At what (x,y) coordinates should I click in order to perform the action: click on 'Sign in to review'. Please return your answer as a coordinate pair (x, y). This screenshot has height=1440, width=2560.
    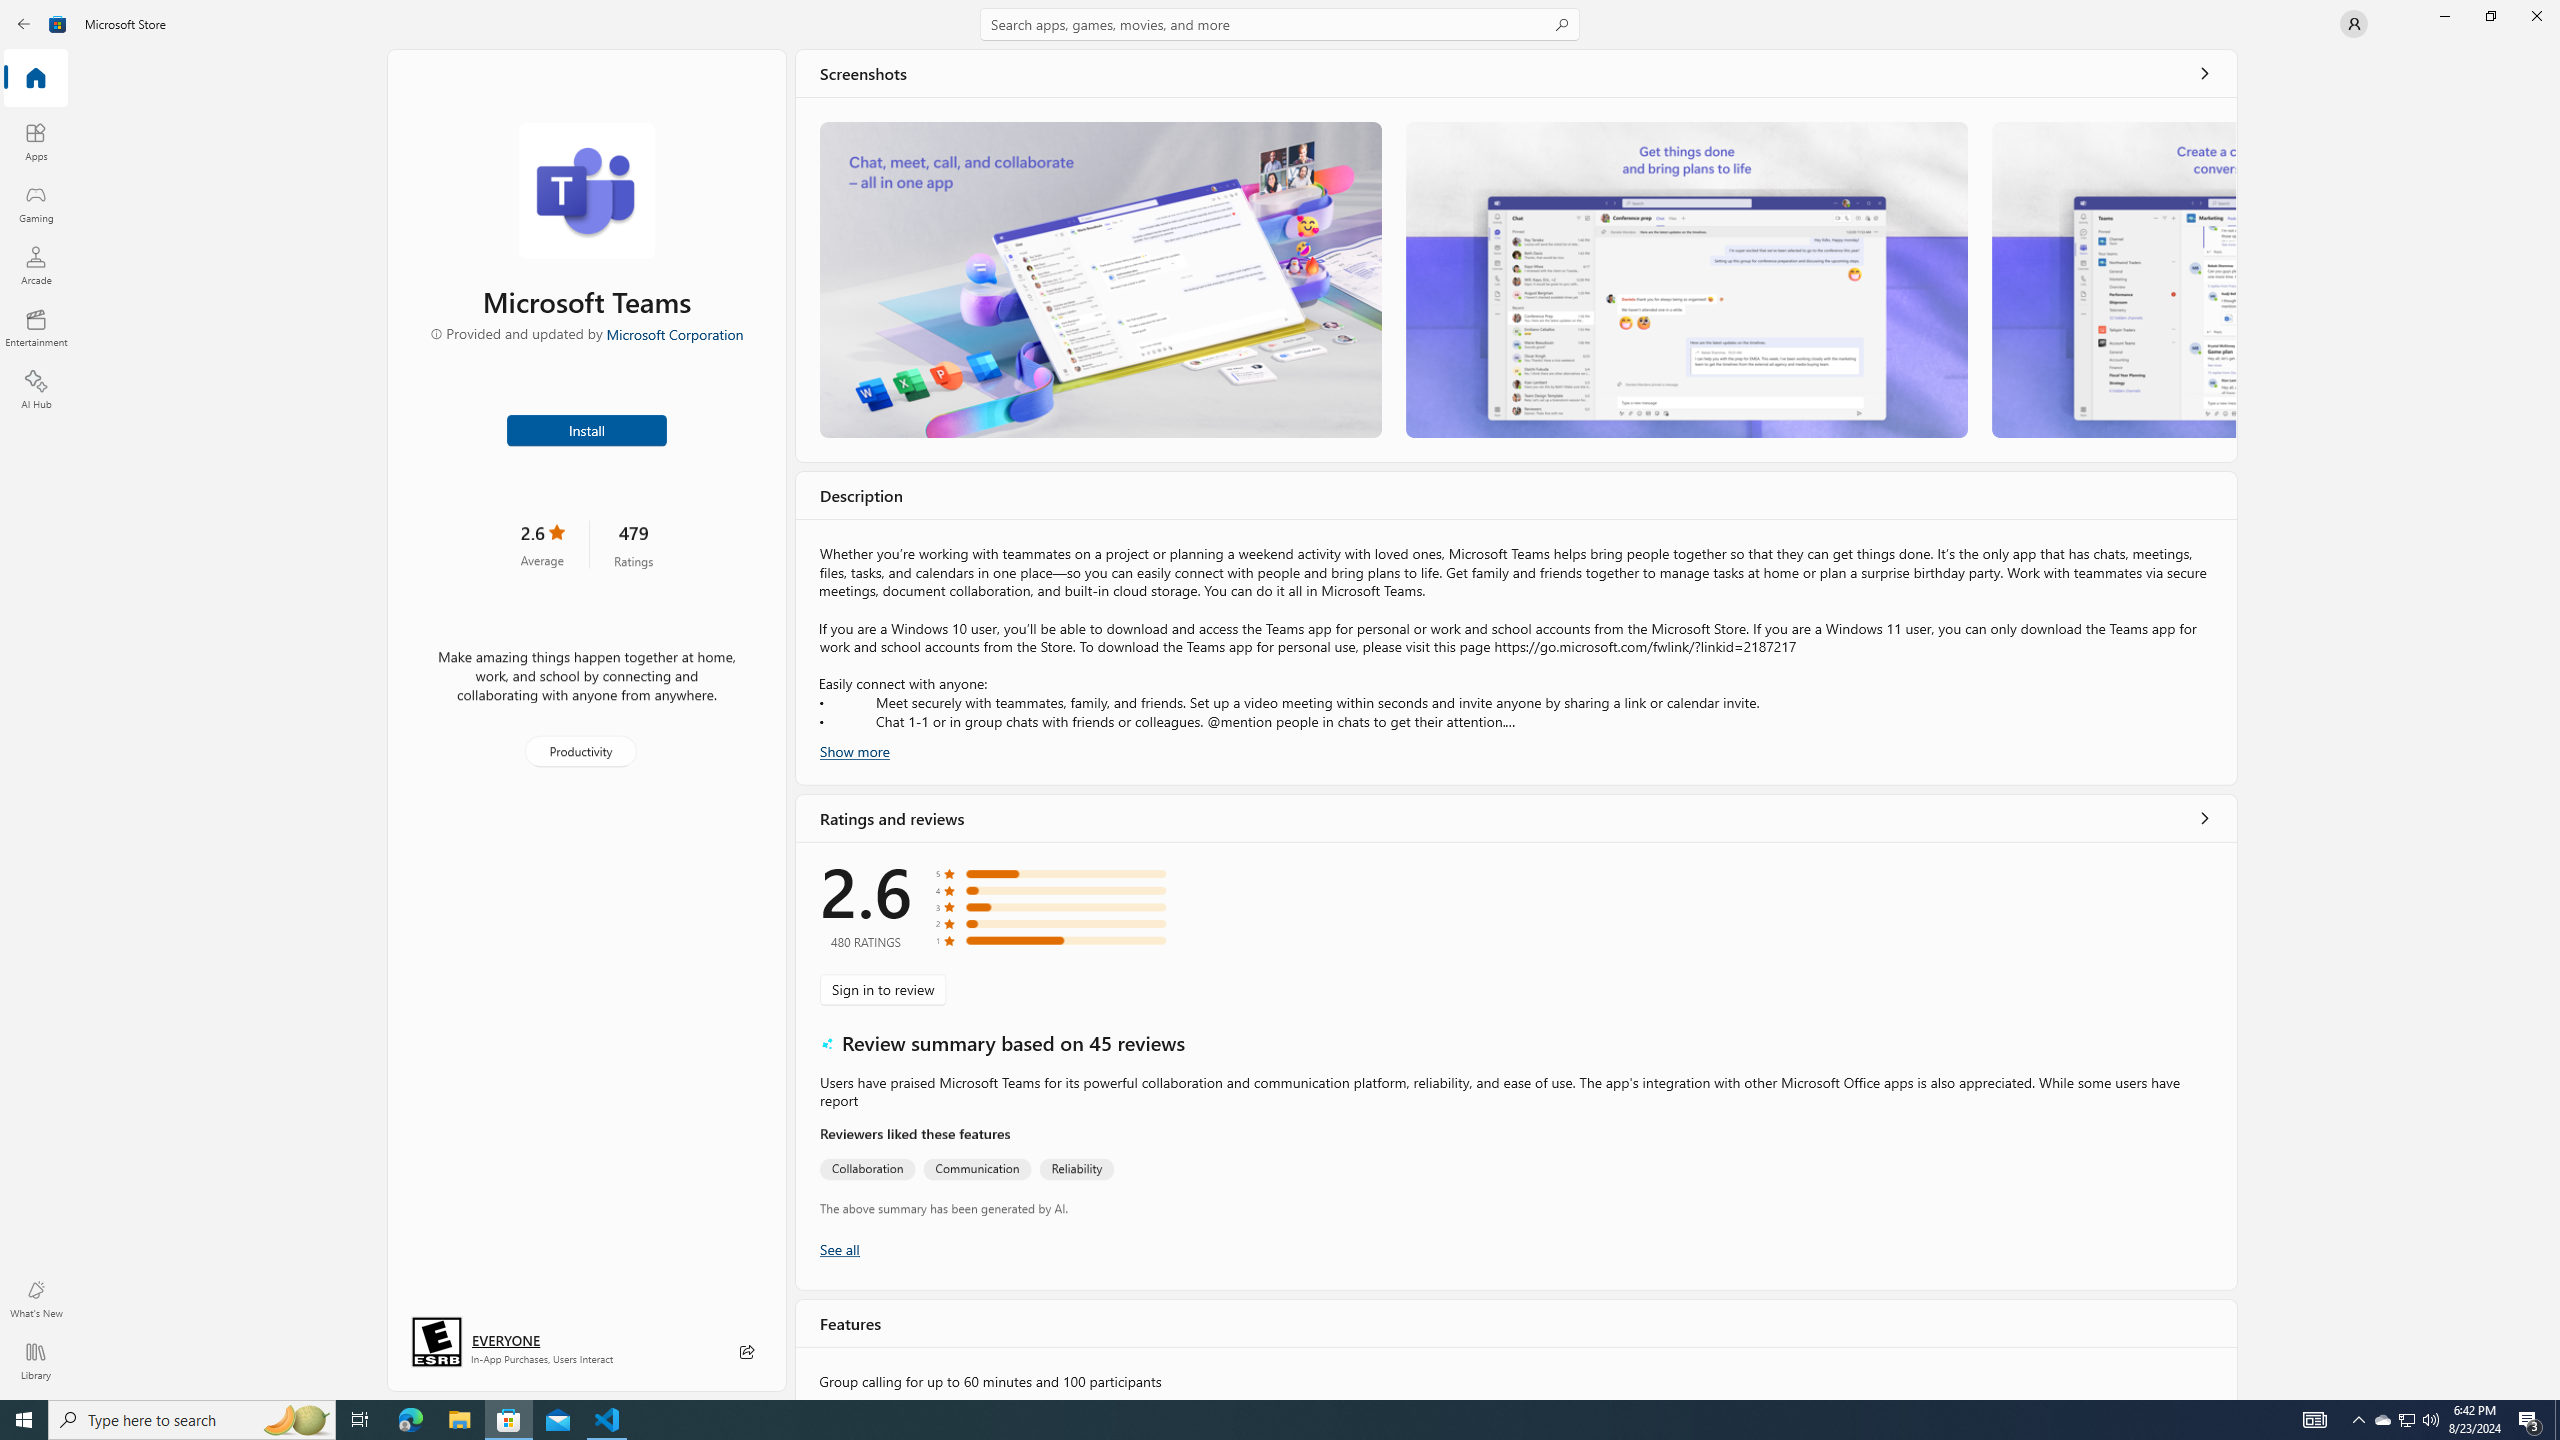
    Looking at the image, I should click on (882, 988).